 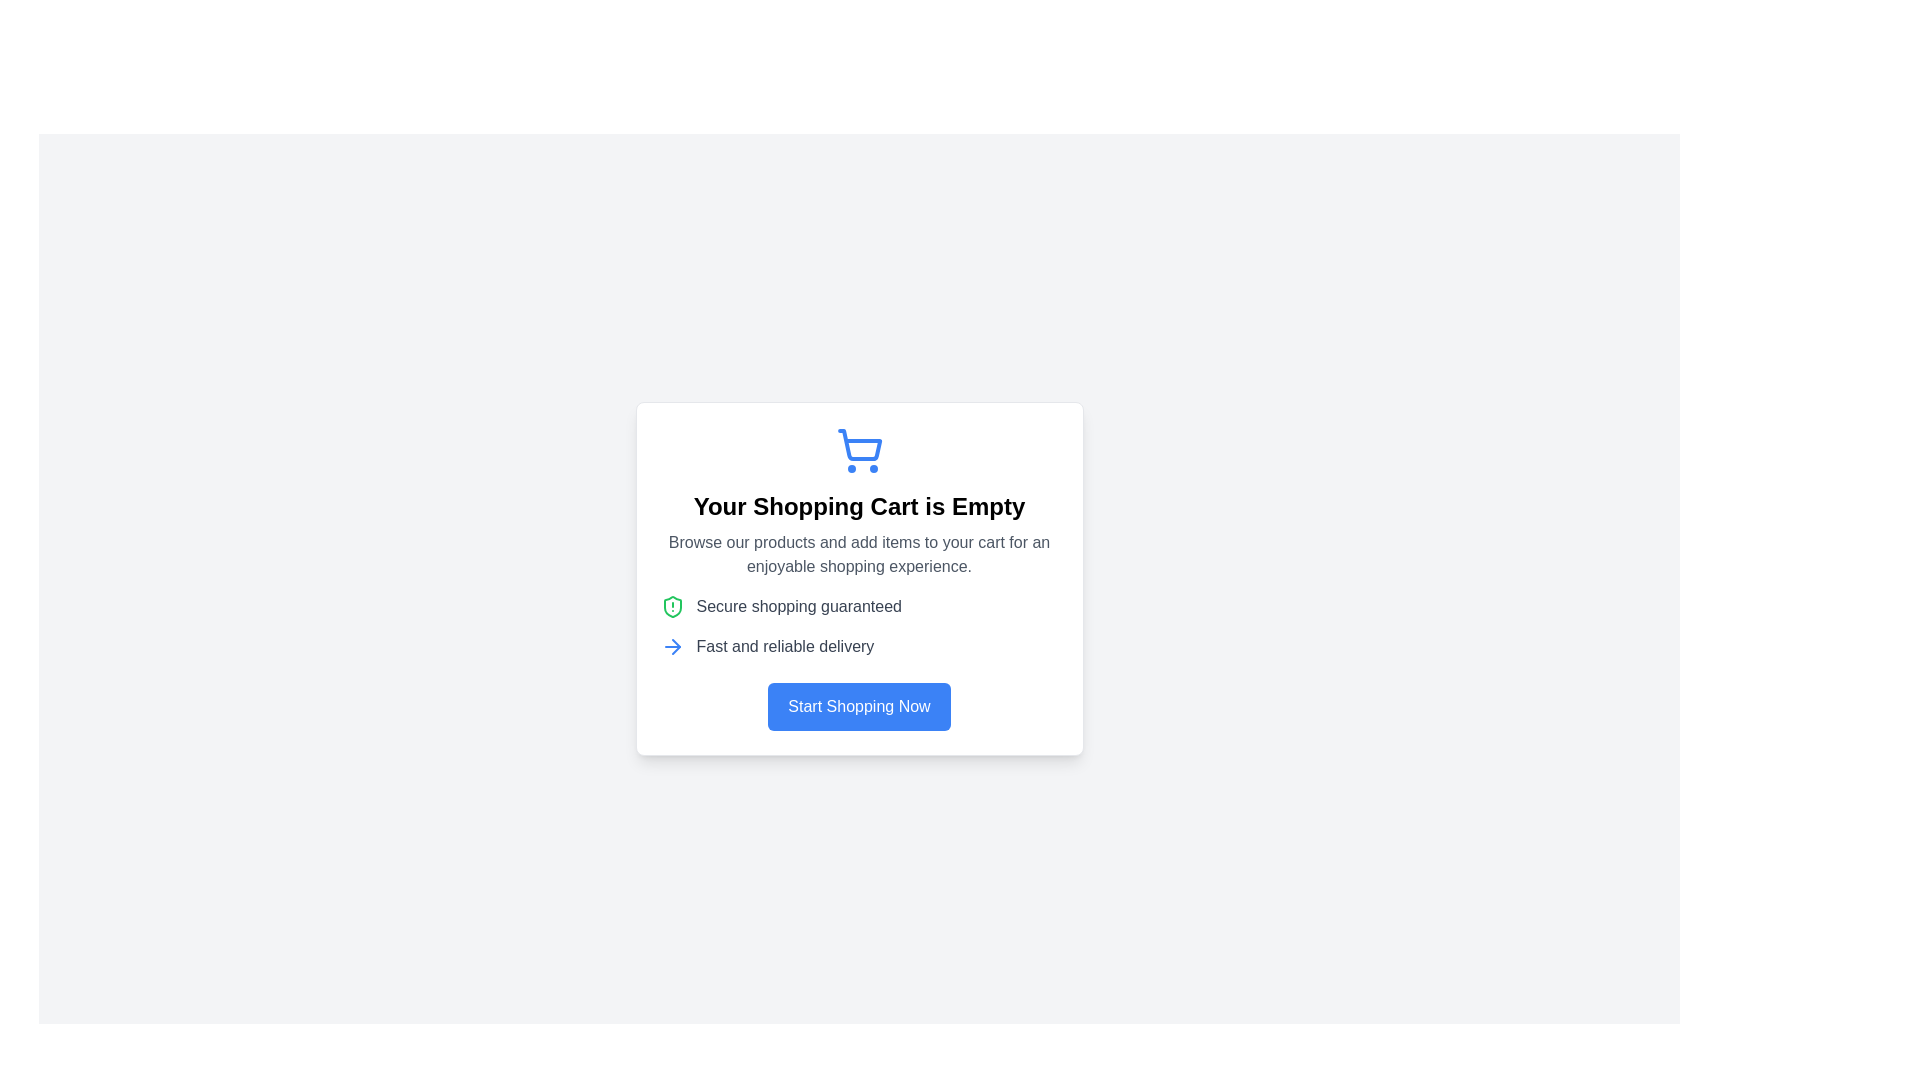 What do you see at coordinates (672, 647) in the screenshot?
I see `the arrow icon located to the left of the text 'Fast and reliable delivery' within the shopping benefits section` at bounding box center [672, 647].